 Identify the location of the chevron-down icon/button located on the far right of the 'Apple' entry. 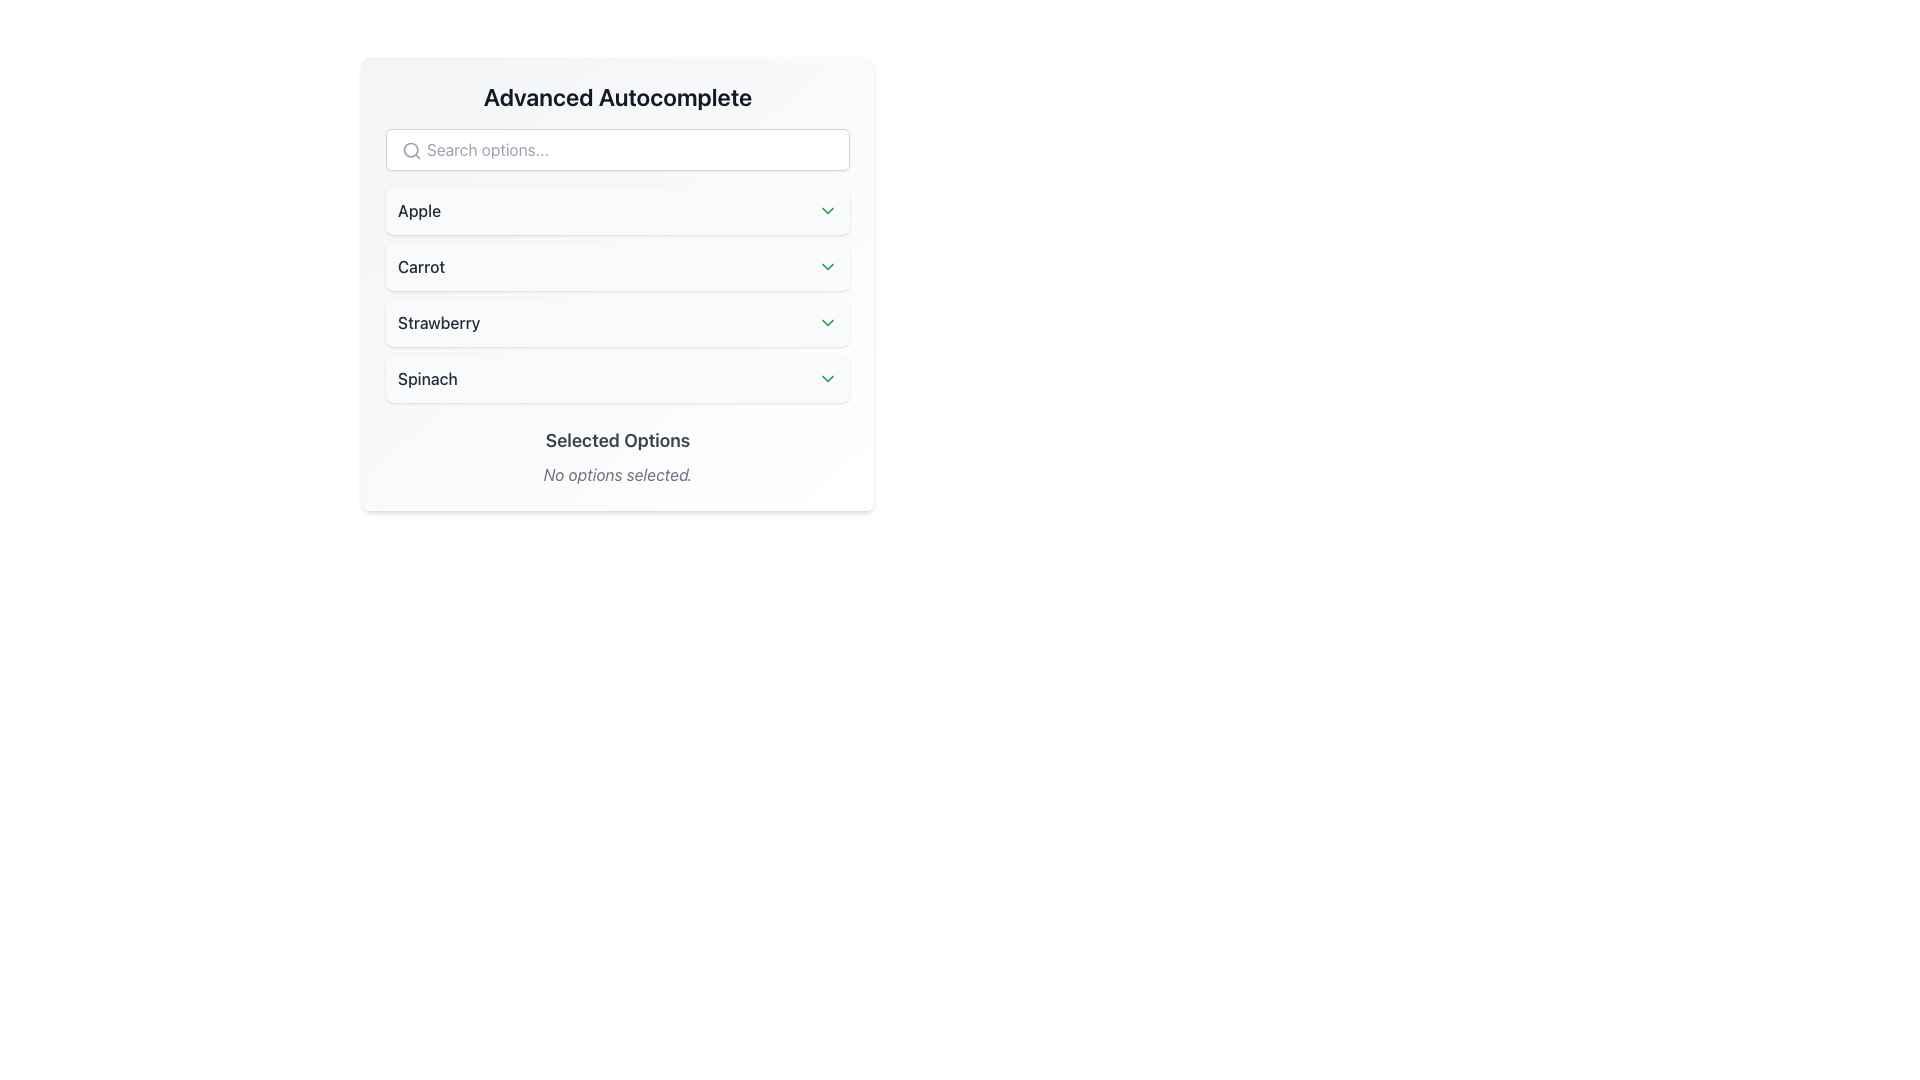
(828, 211).